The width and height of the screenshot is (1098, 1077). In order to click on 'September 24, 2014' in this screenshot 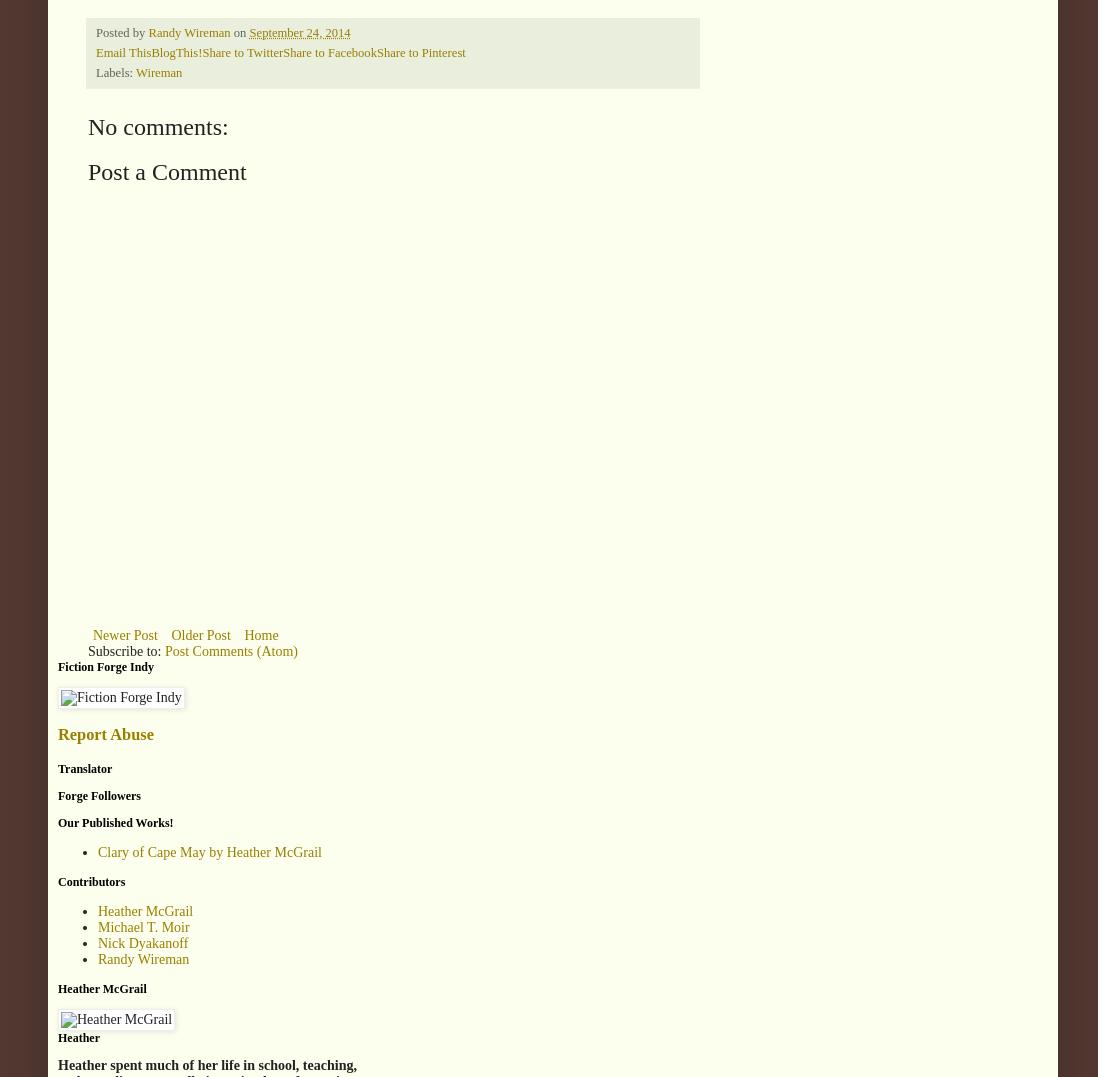, I will do `click(248, 30)`.